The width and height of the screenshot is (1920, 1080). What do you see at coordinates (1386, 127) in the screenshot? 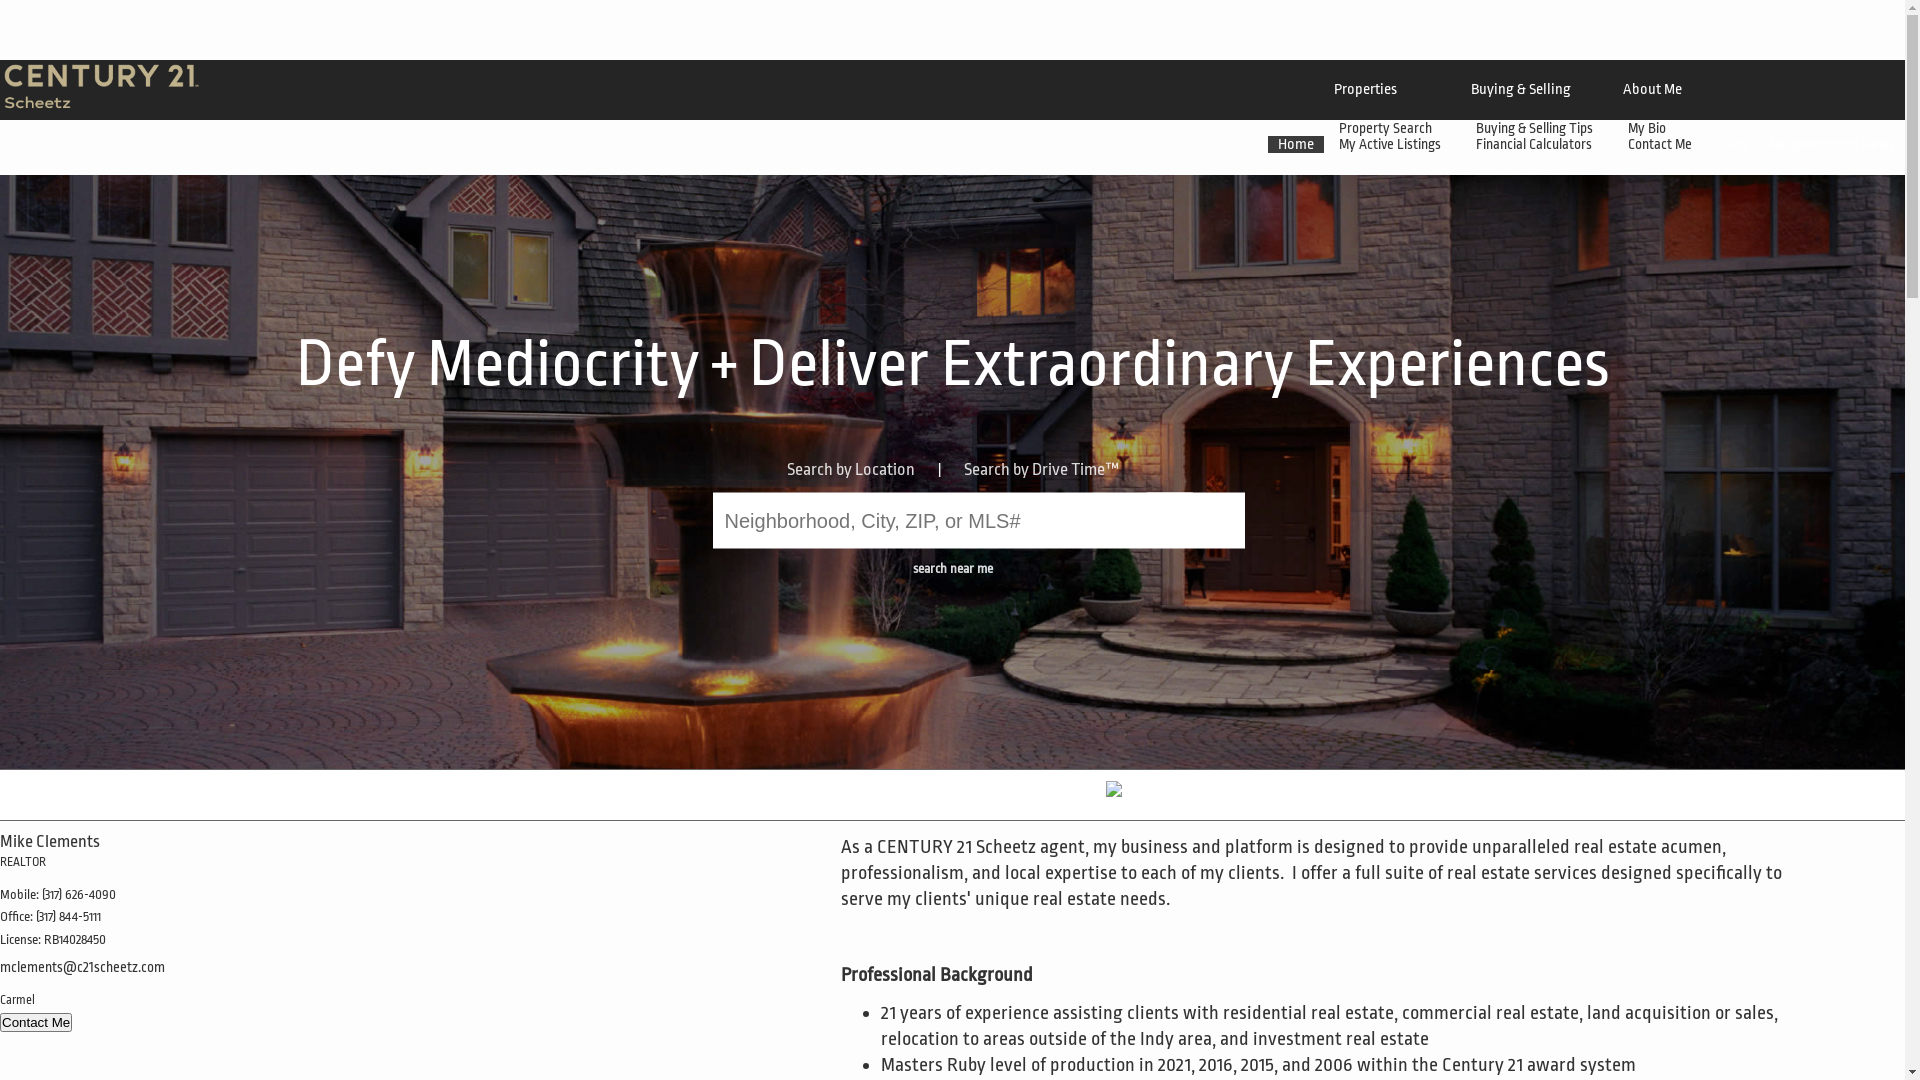
I see `'Property Search'` at bounding box center [1386, 127].